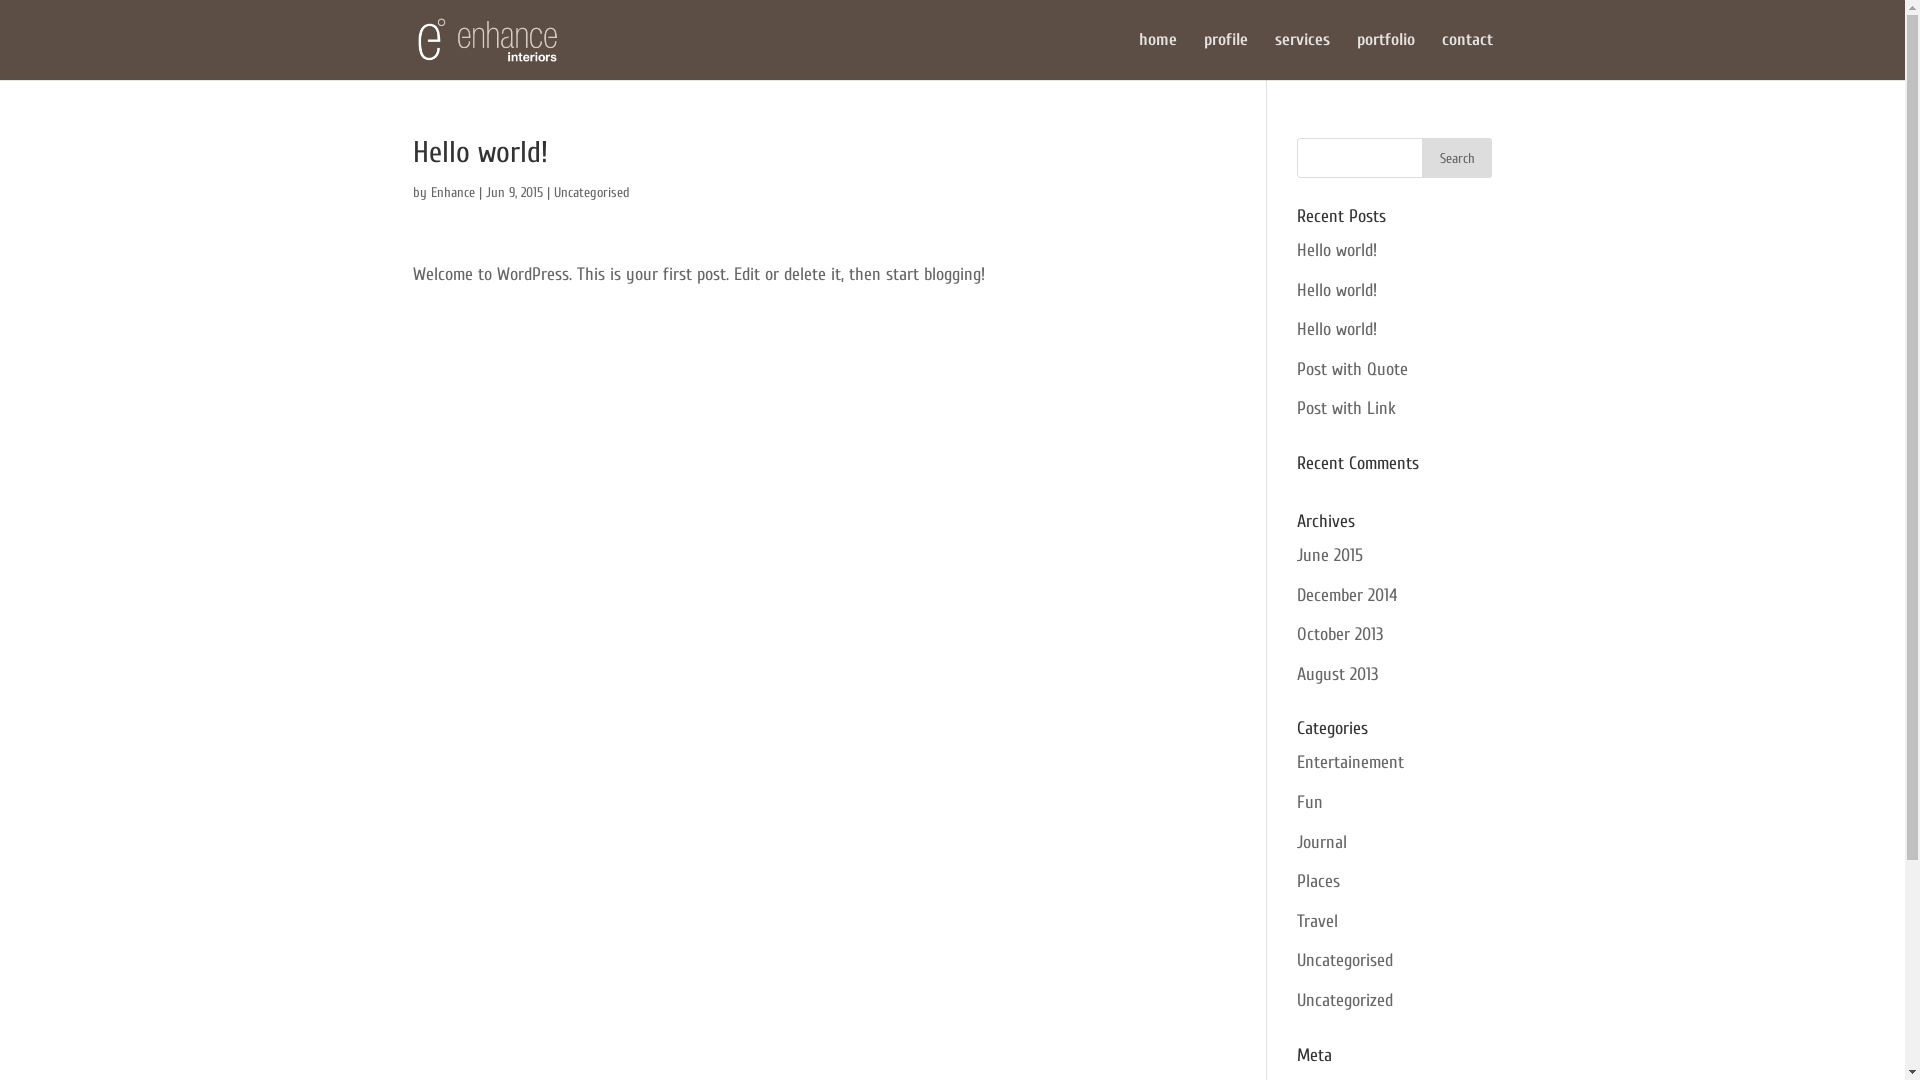  Describe the element at coordinates (1350, 762) in the screenshot. I see `'Entertainement'` at that location.